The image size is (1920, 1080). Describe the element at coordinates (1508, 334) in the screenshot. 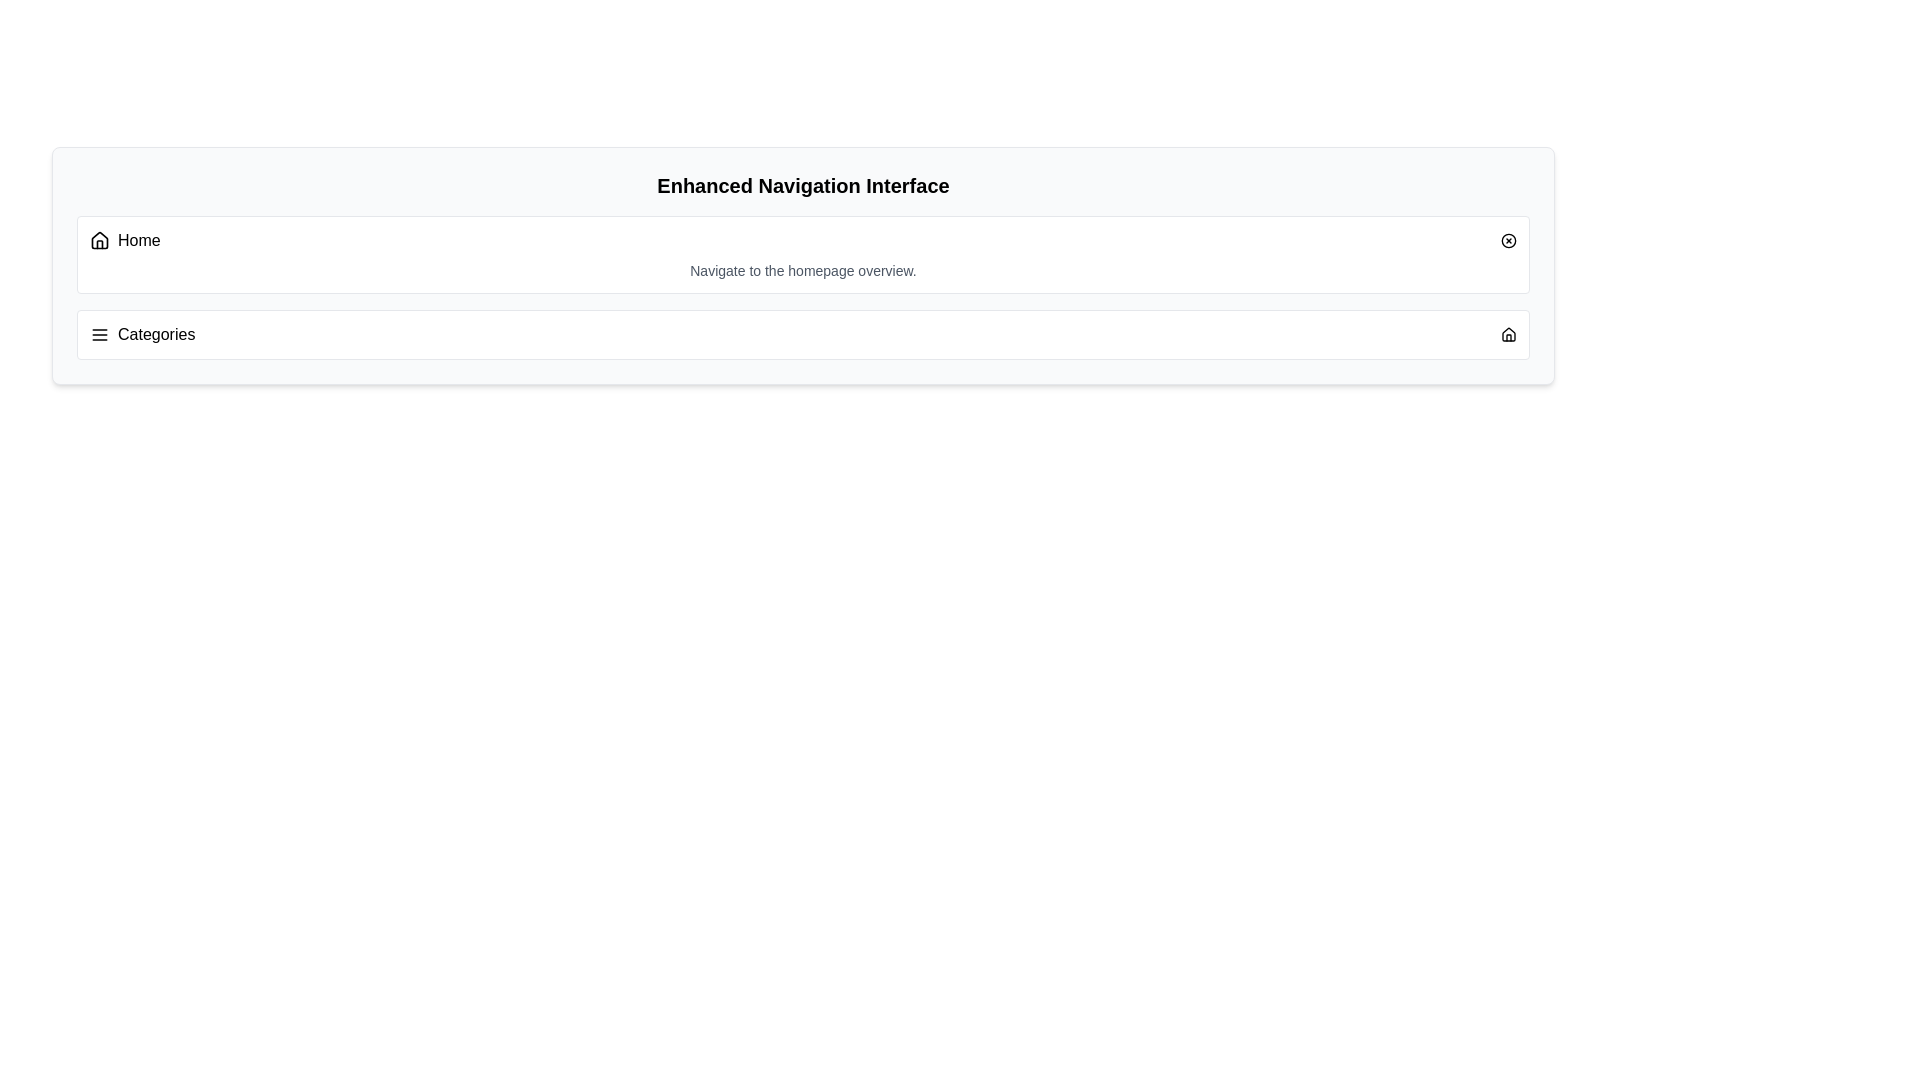

I see `the house icon located on the far right side of the 'Categories' section, which serves as a link to the homepage or top-level navigation` at that location.